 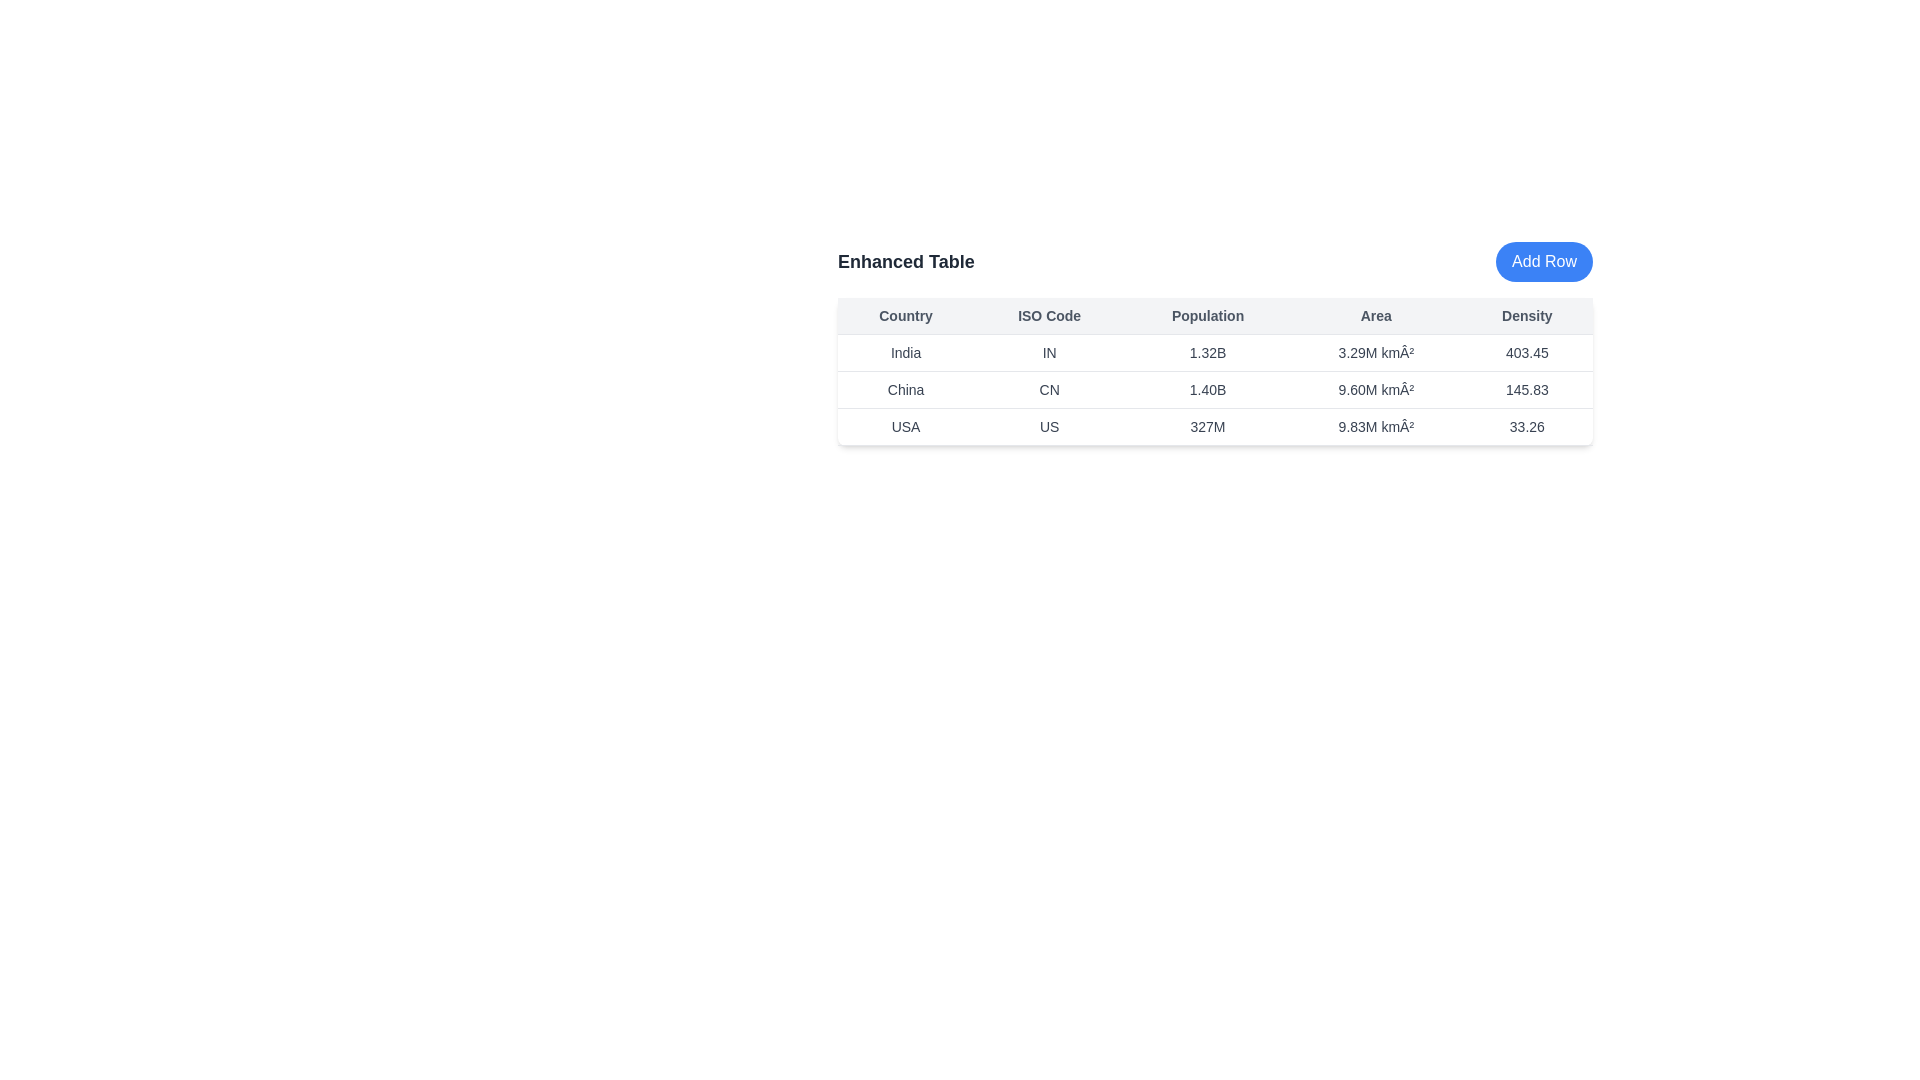 I want to click on the density value text element that displays the numerical density associated with the 'USA' dataset, located in the last position of the third row of the table, so click(x=1526, y=426).